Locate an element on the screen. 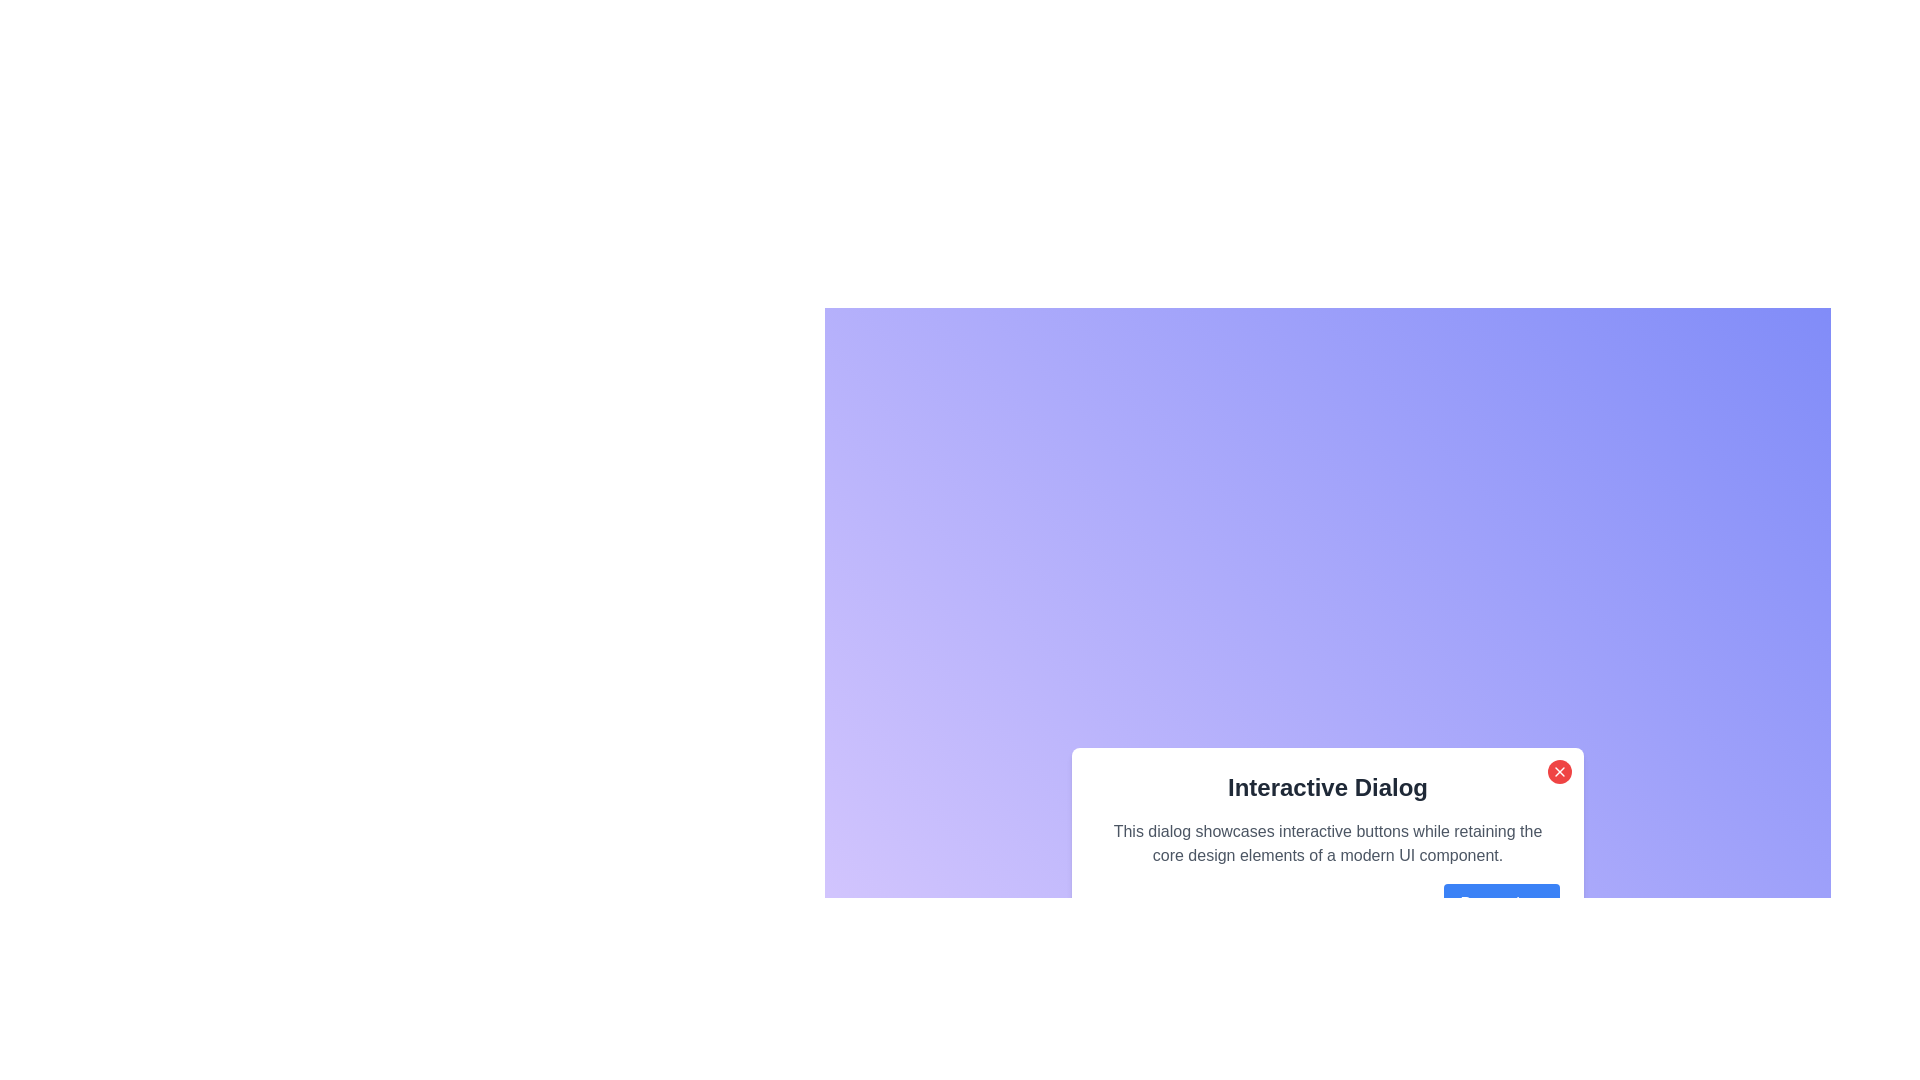  the 'Interactive Dialog' text header to initiate the related action is located at coordinates (1328, 786).